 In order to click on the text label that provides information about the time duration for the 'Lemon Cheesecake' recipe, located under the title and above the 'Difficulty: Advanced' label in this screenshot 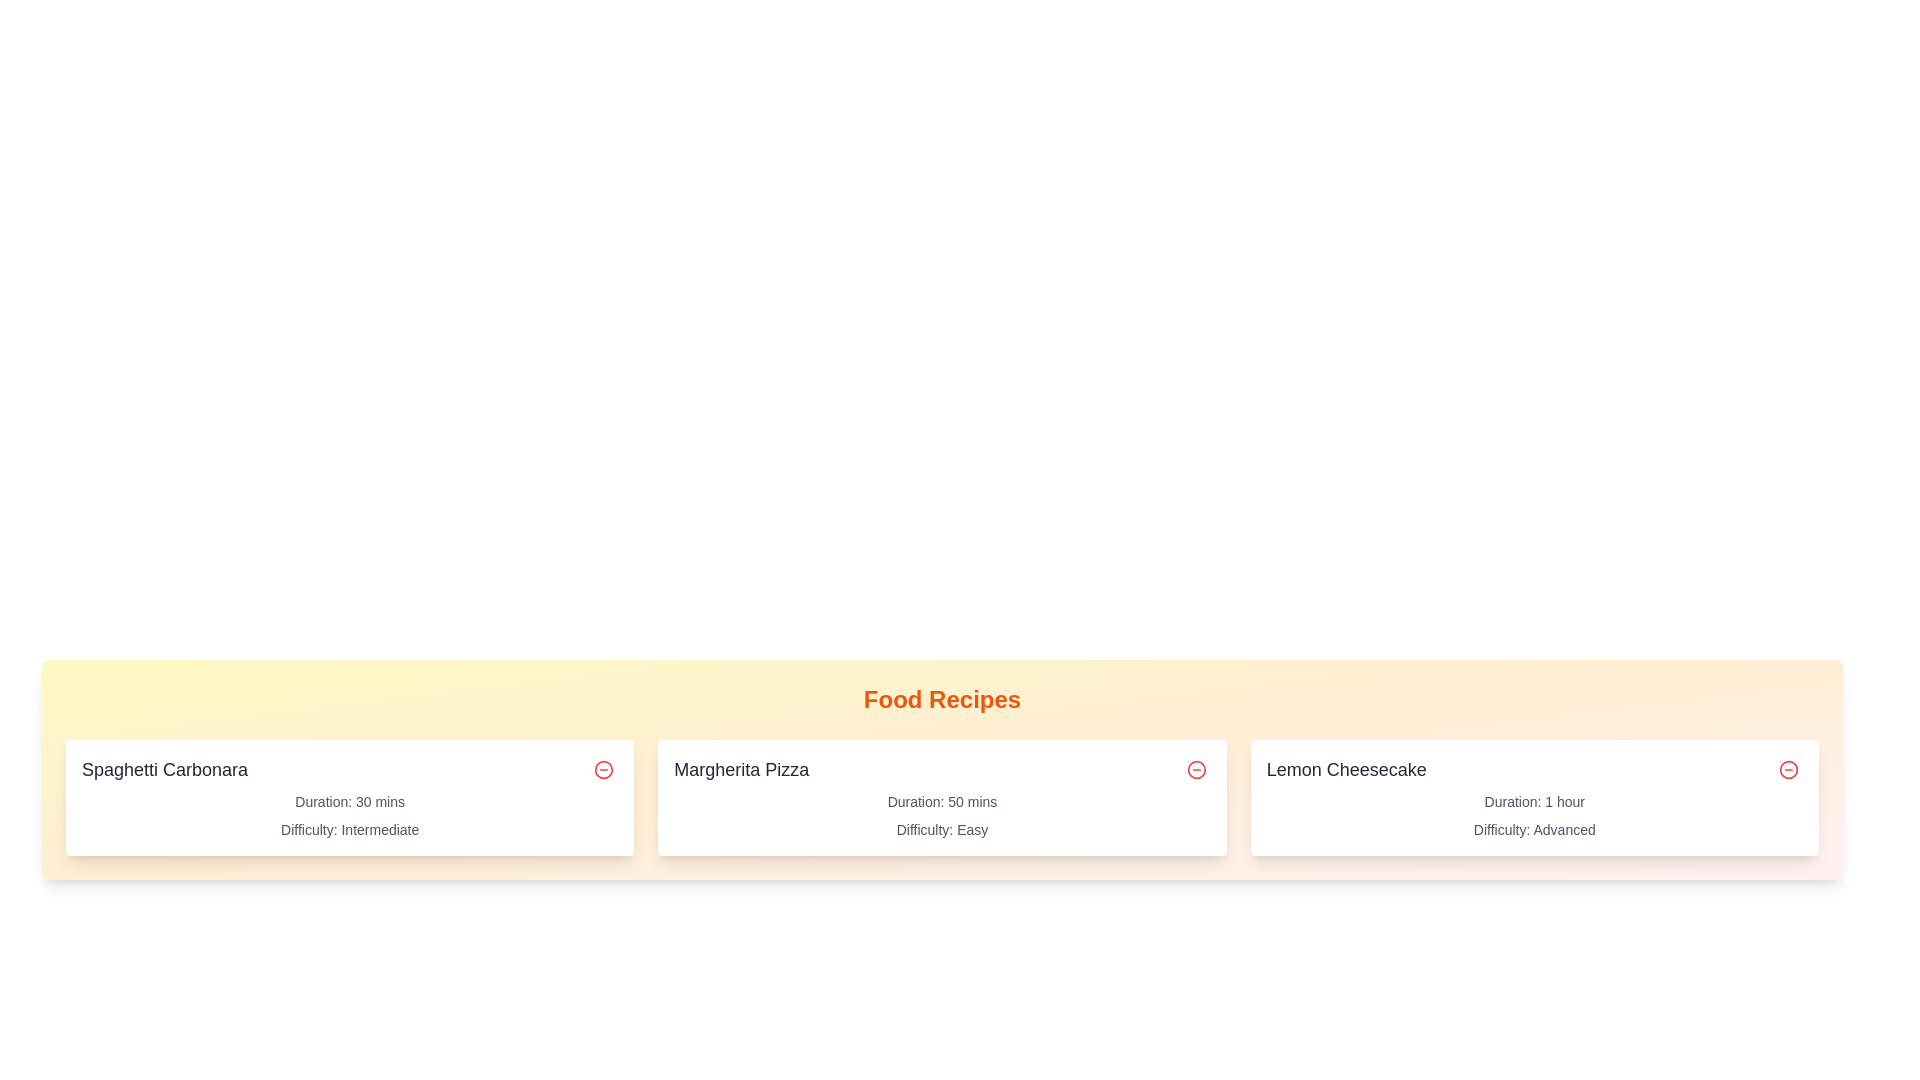, I will do `click(1533, 801)`.